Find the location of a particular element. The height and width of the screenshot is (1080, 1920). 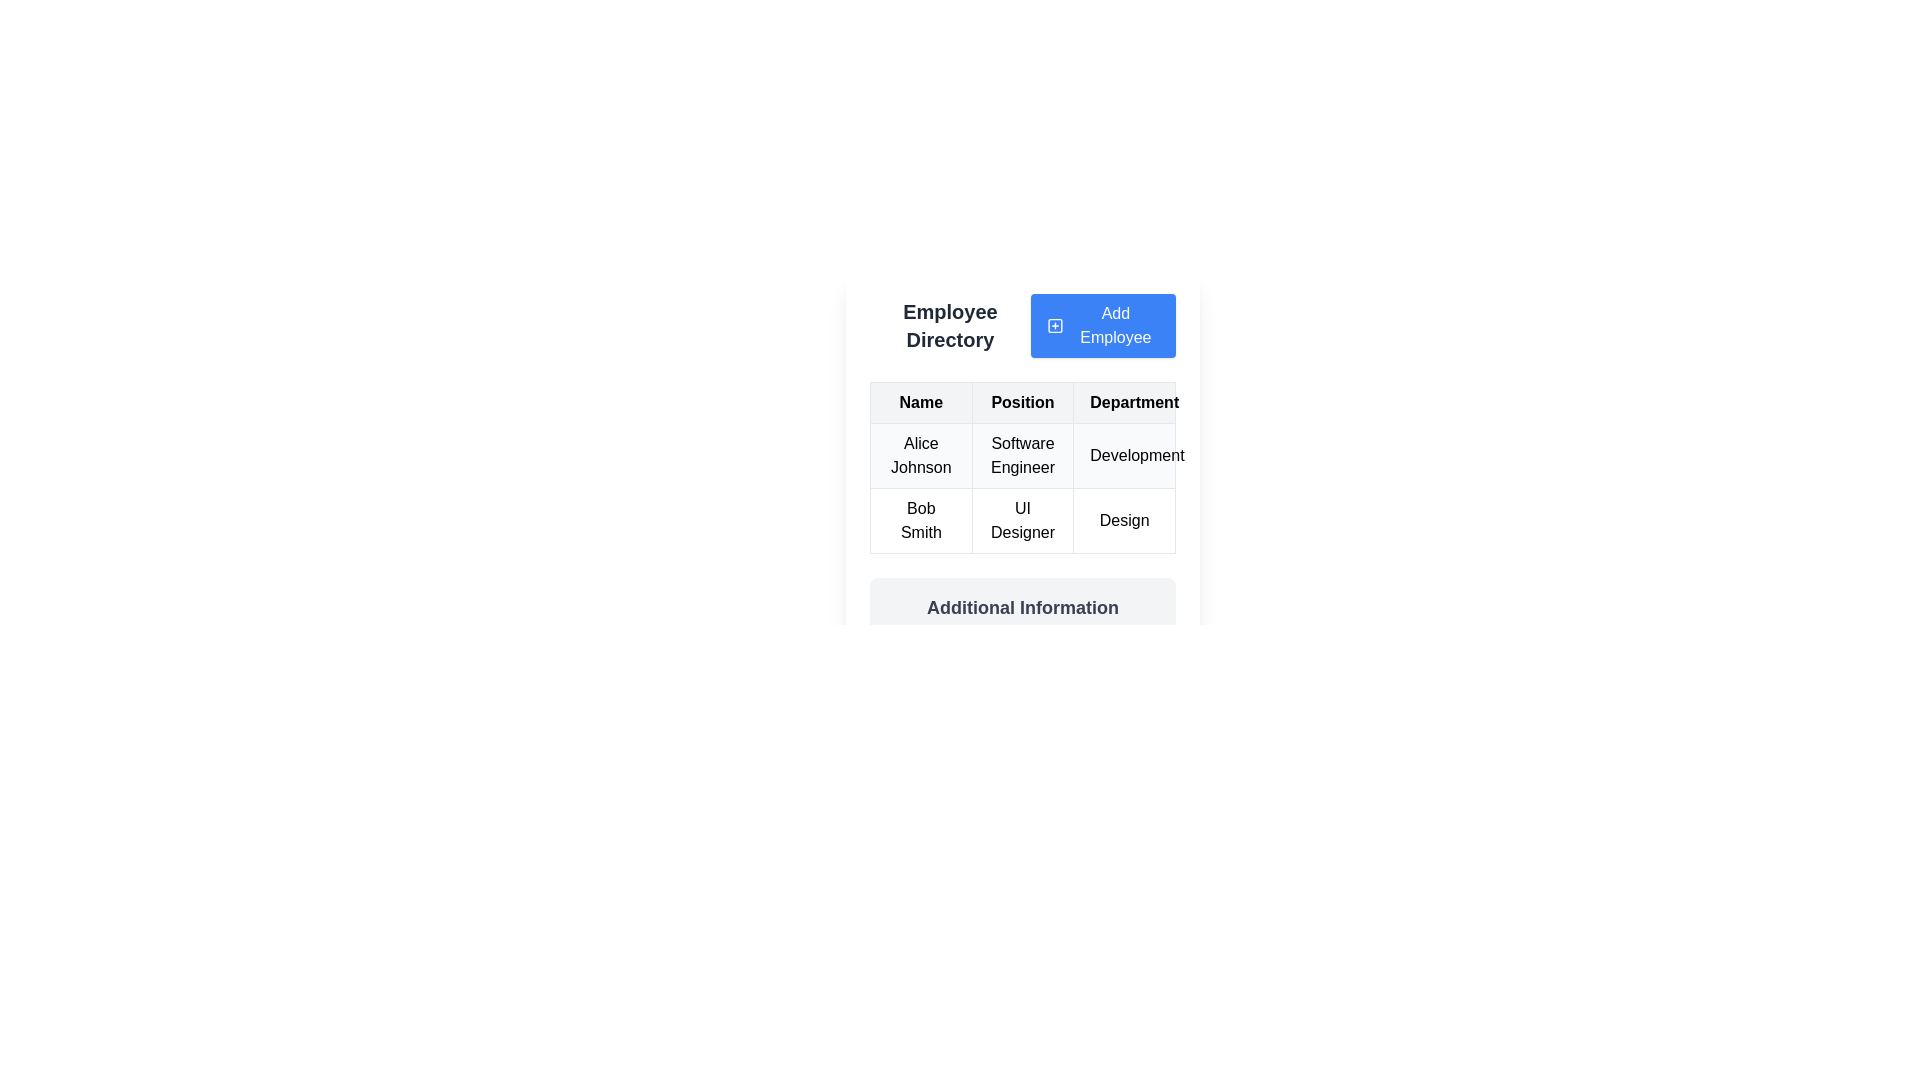

the 'Add Employee' button located in the top-right corner of the interface, which contains the icon indicating the functionality for adding new employees is located at coordinates (1054, 325).